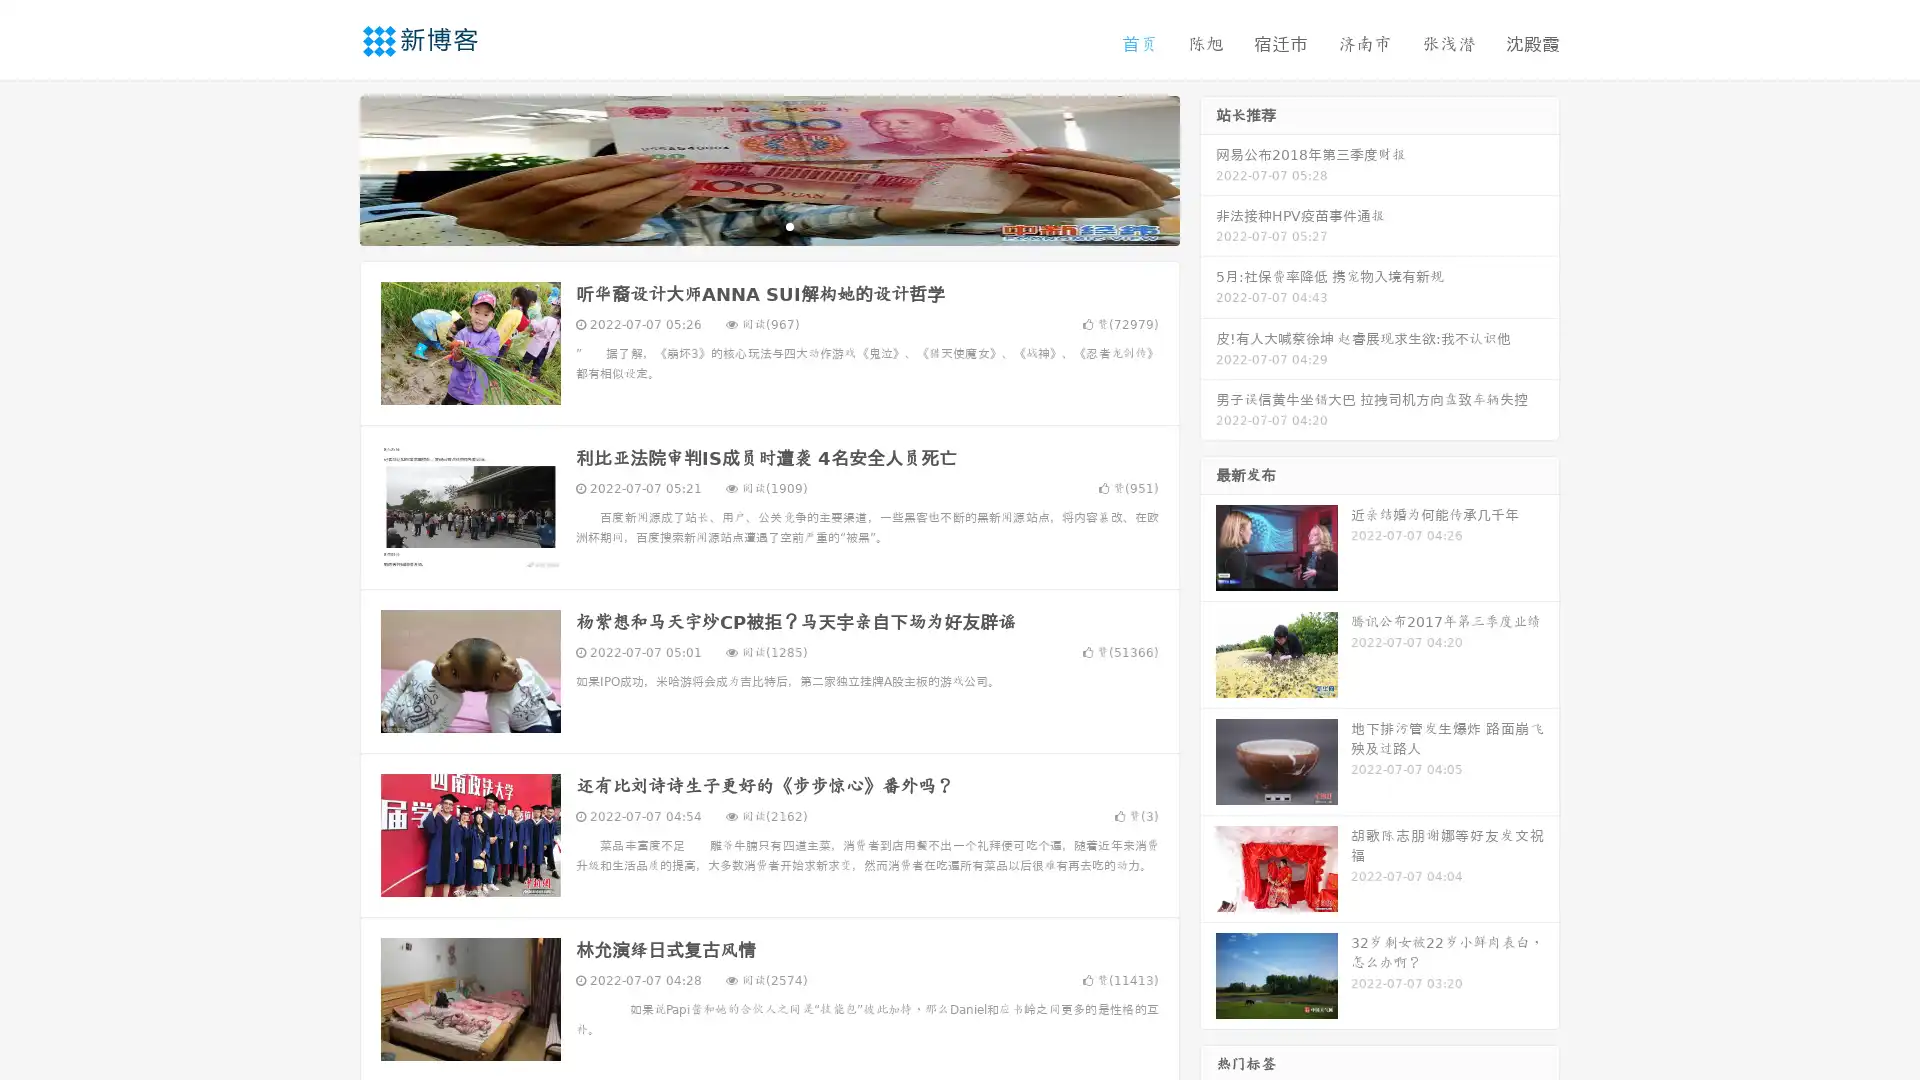 This screenshot has width=1920, height=1080. What do you see at coordinates (1208, 168) in the screenshot?
I see `Next slide` at bounding box center [1208, 168].